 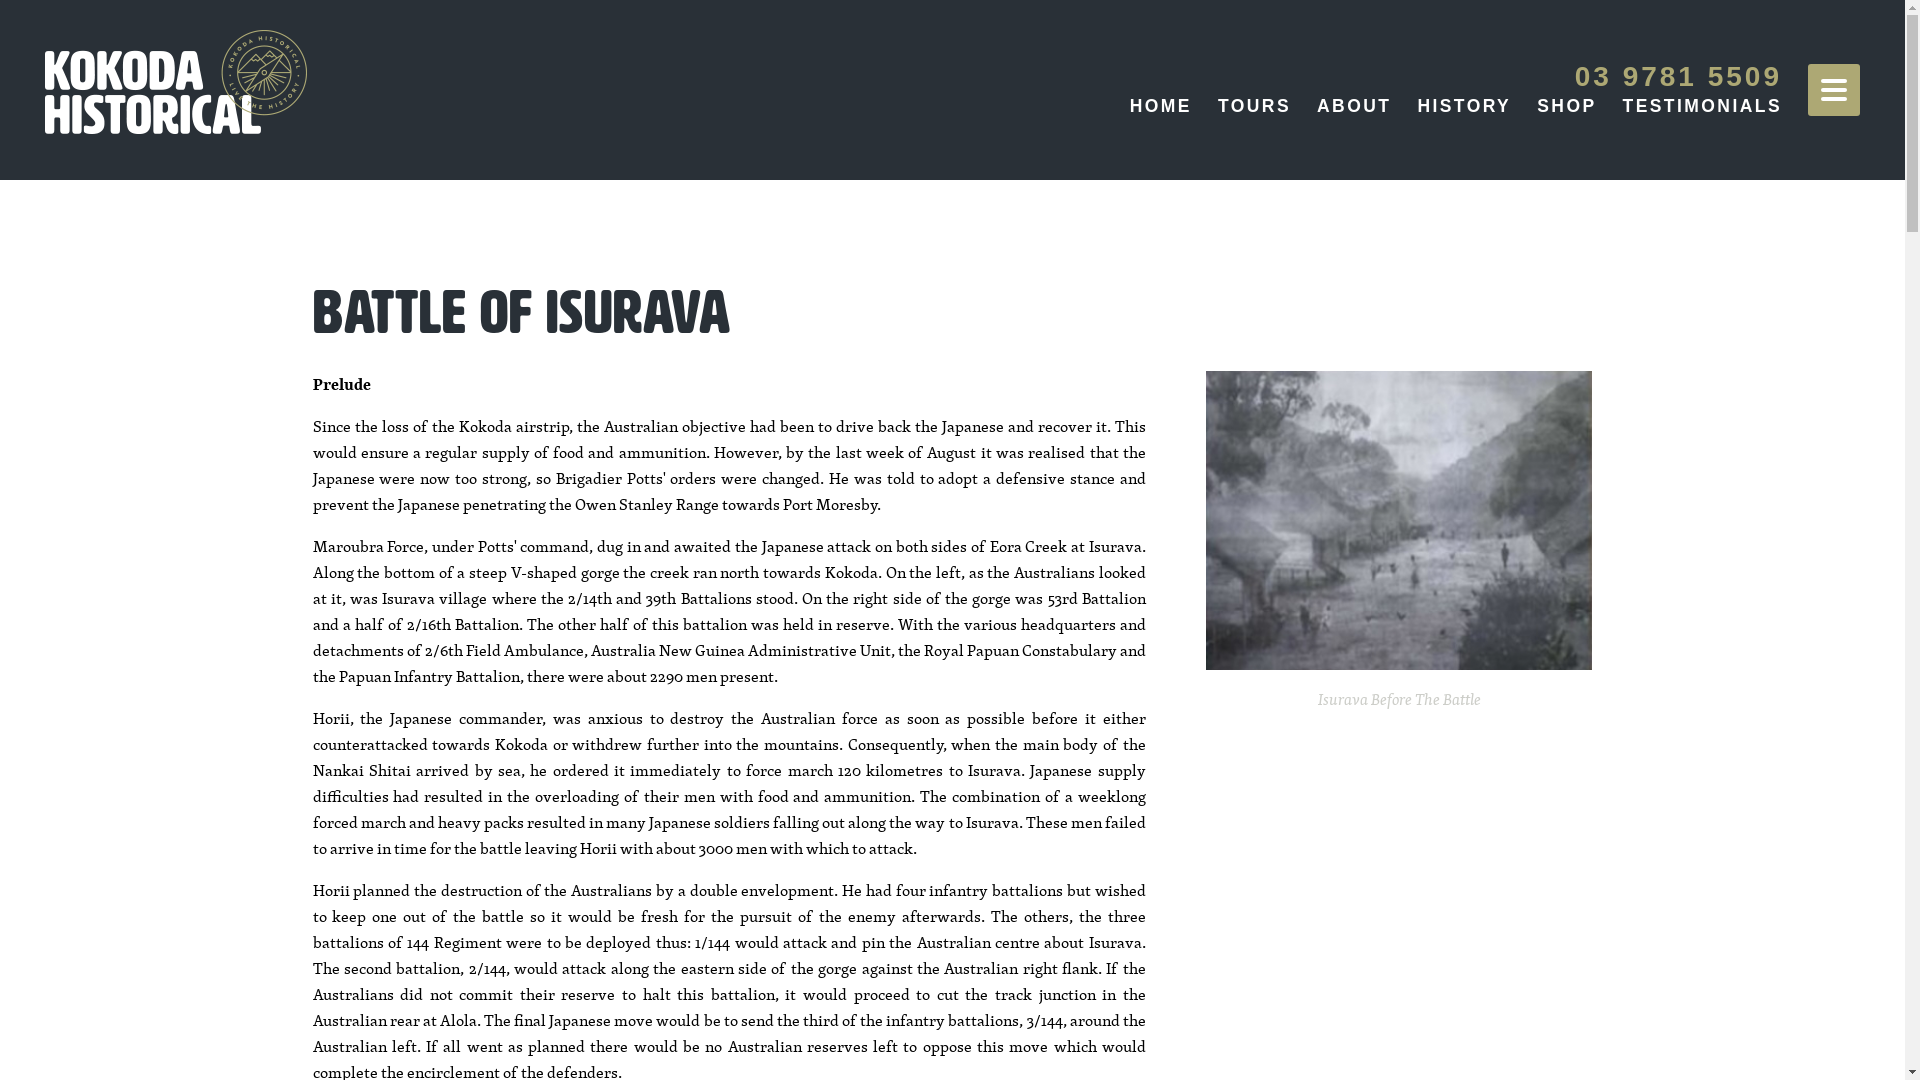 What do you see at coordinates (176, 80) in the screenshot?
I see `'Kokoda Historical (en-AU)'` at bounding box center [176, 80].